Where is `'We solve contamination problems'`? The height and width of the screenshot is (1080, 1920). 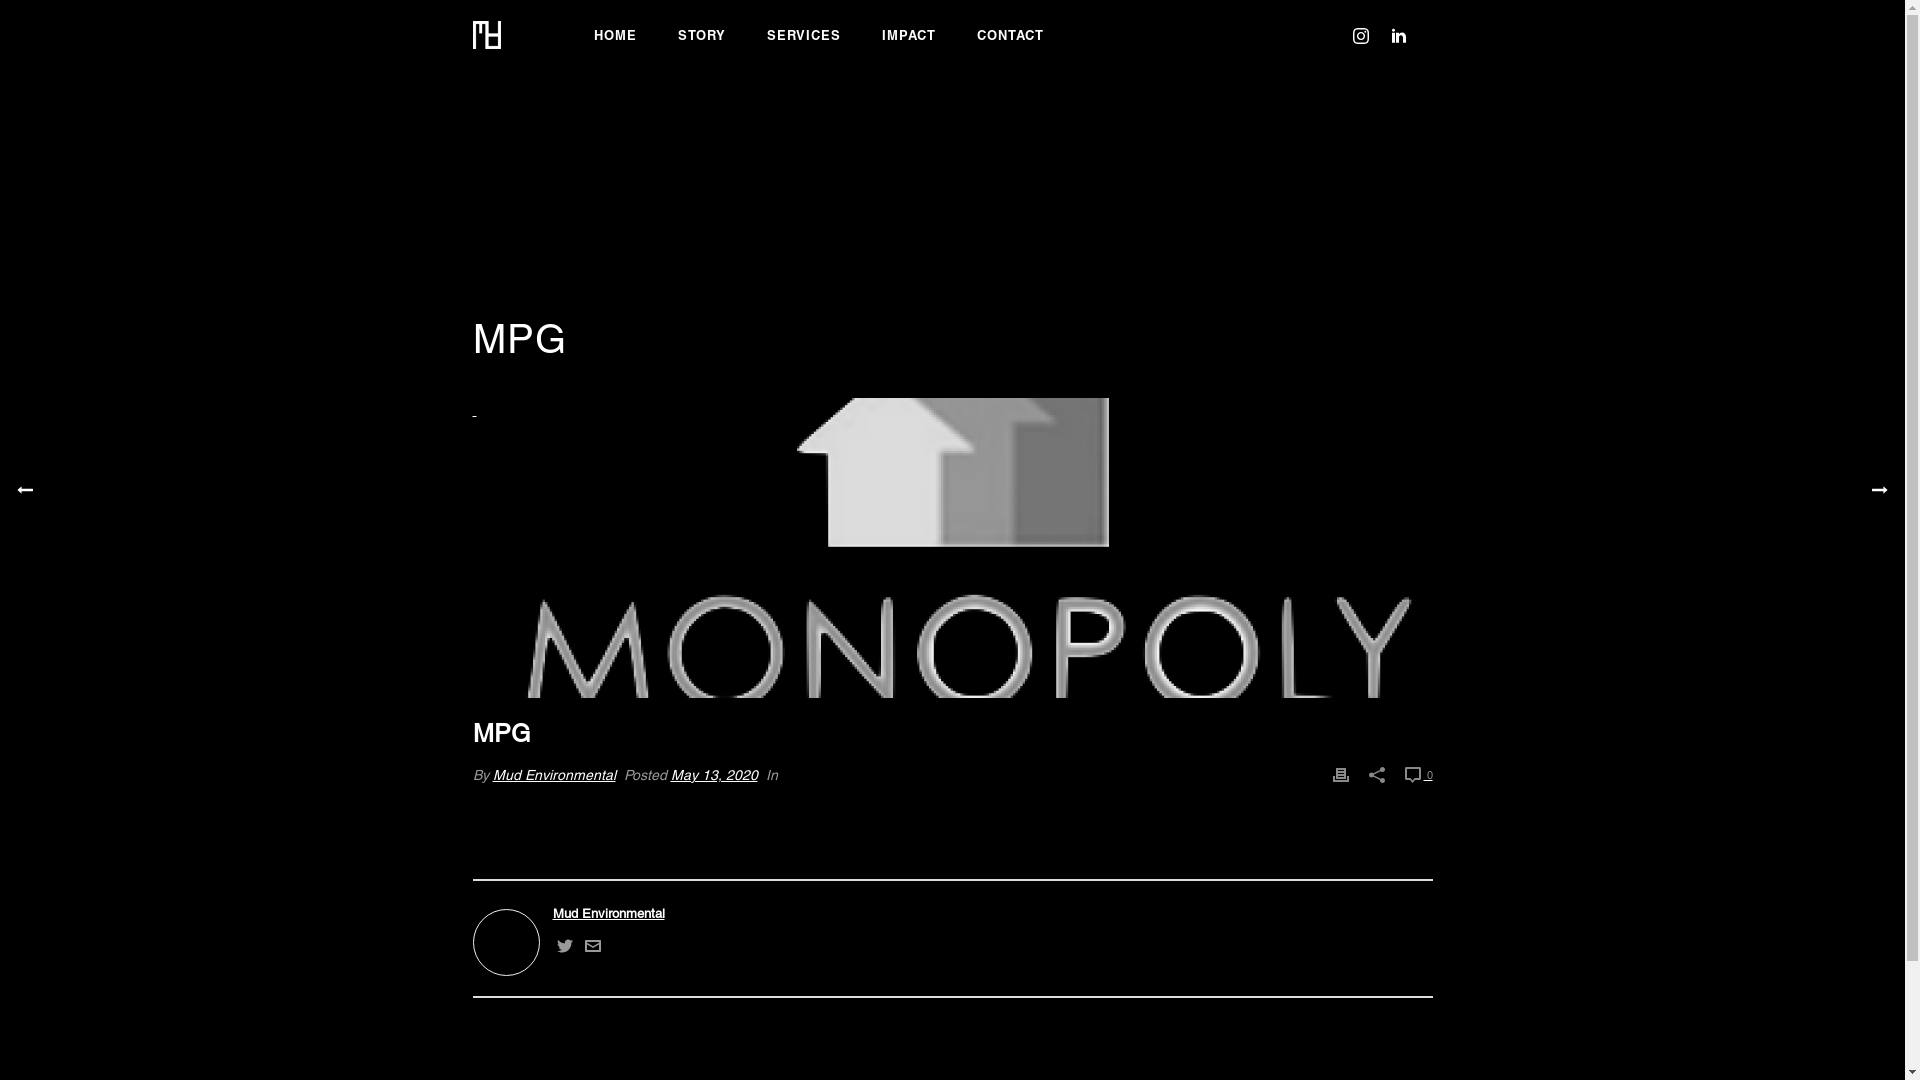 'We solve contamination problems' is located at coordinates (485, 34).